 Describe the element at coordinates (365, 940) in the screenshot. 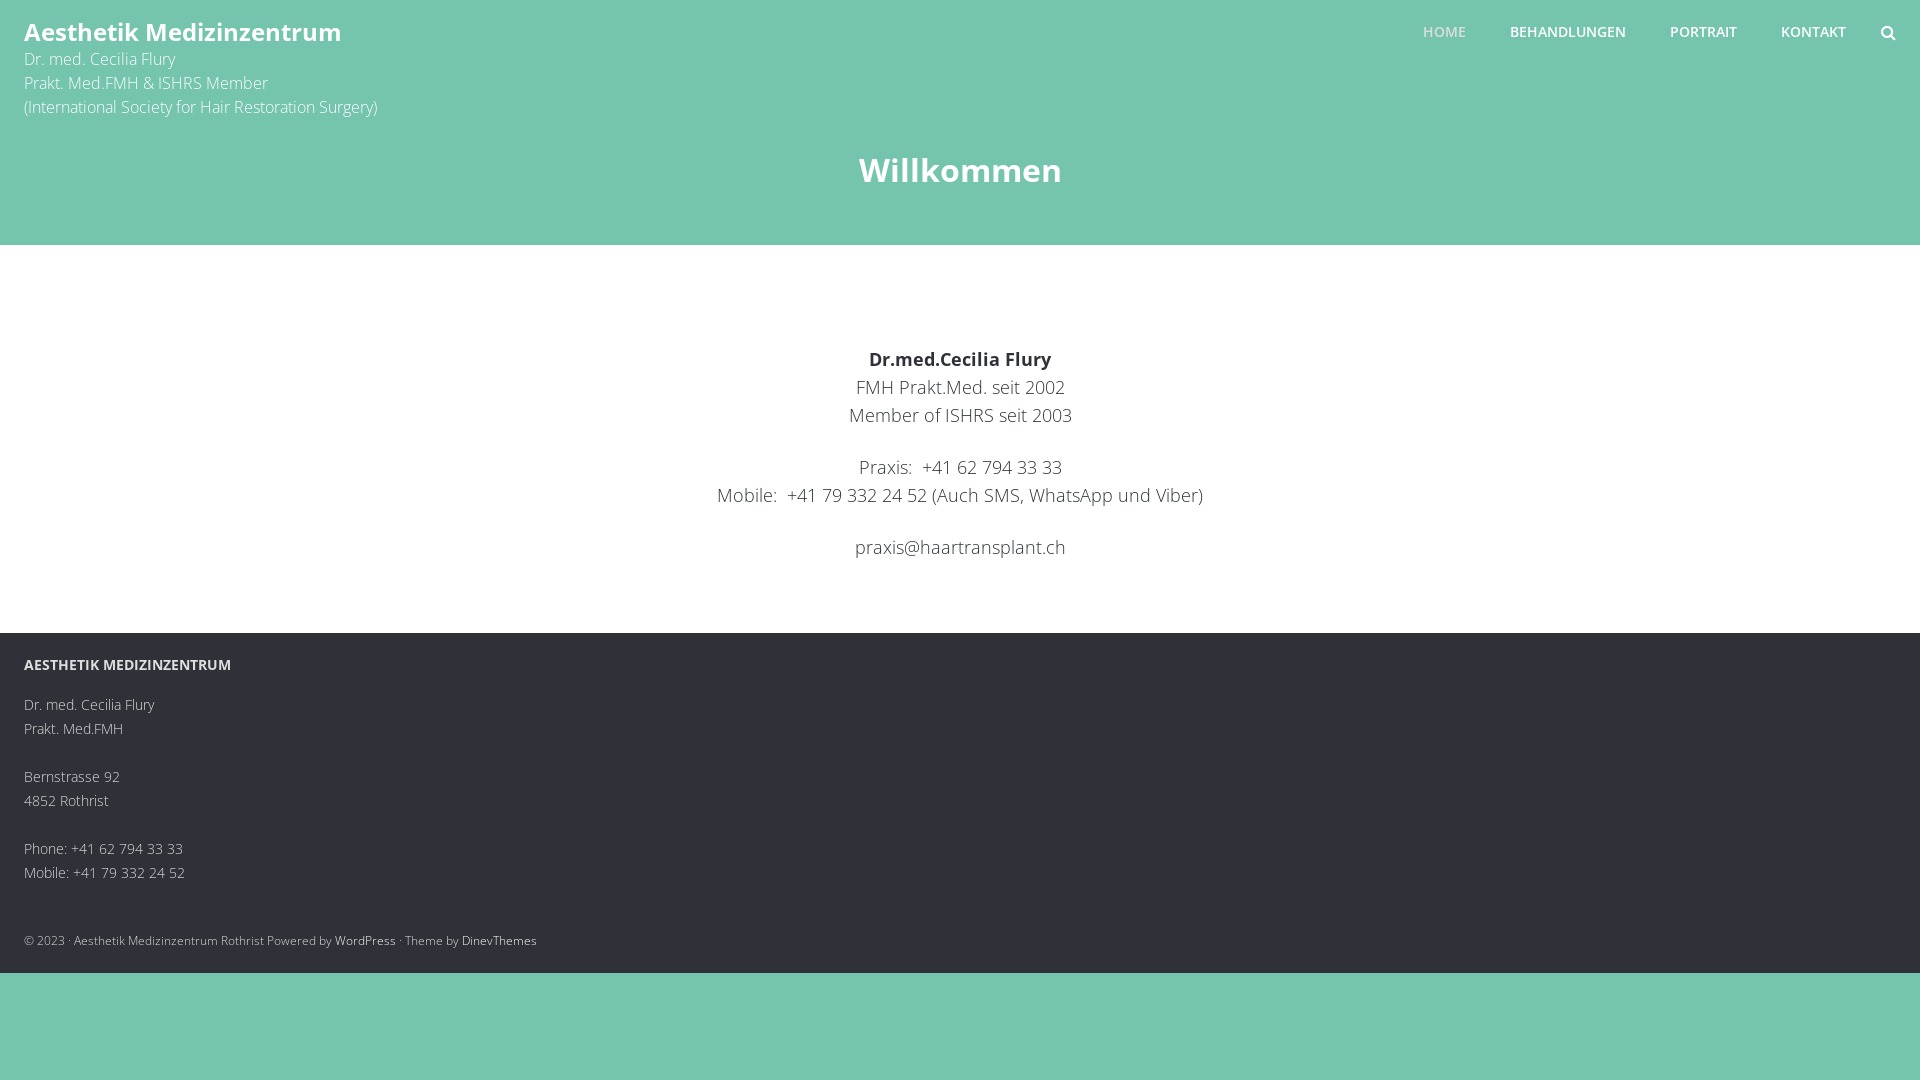

I see `'WordPress'` at that location.